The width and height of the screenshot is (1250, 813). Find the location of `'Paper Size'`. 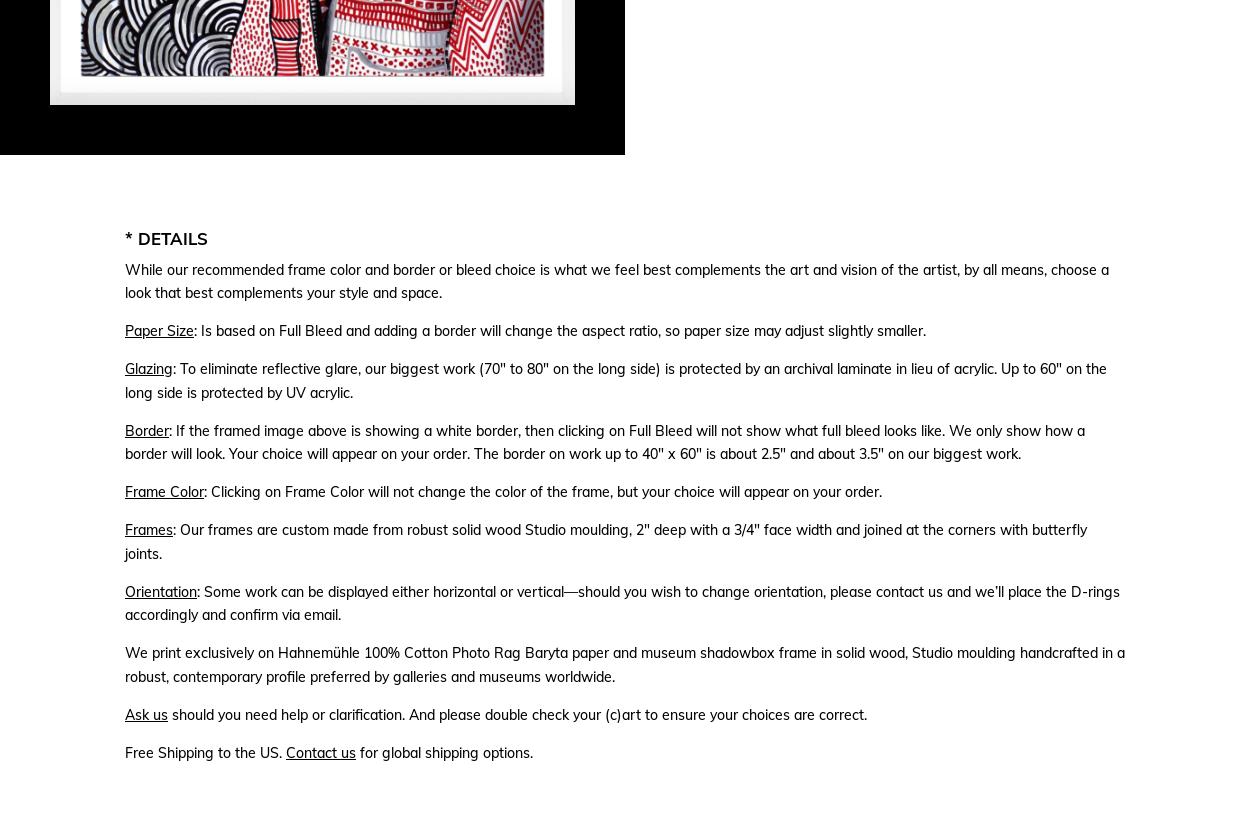

'Paper Size' is located at coordinates (159, 329).